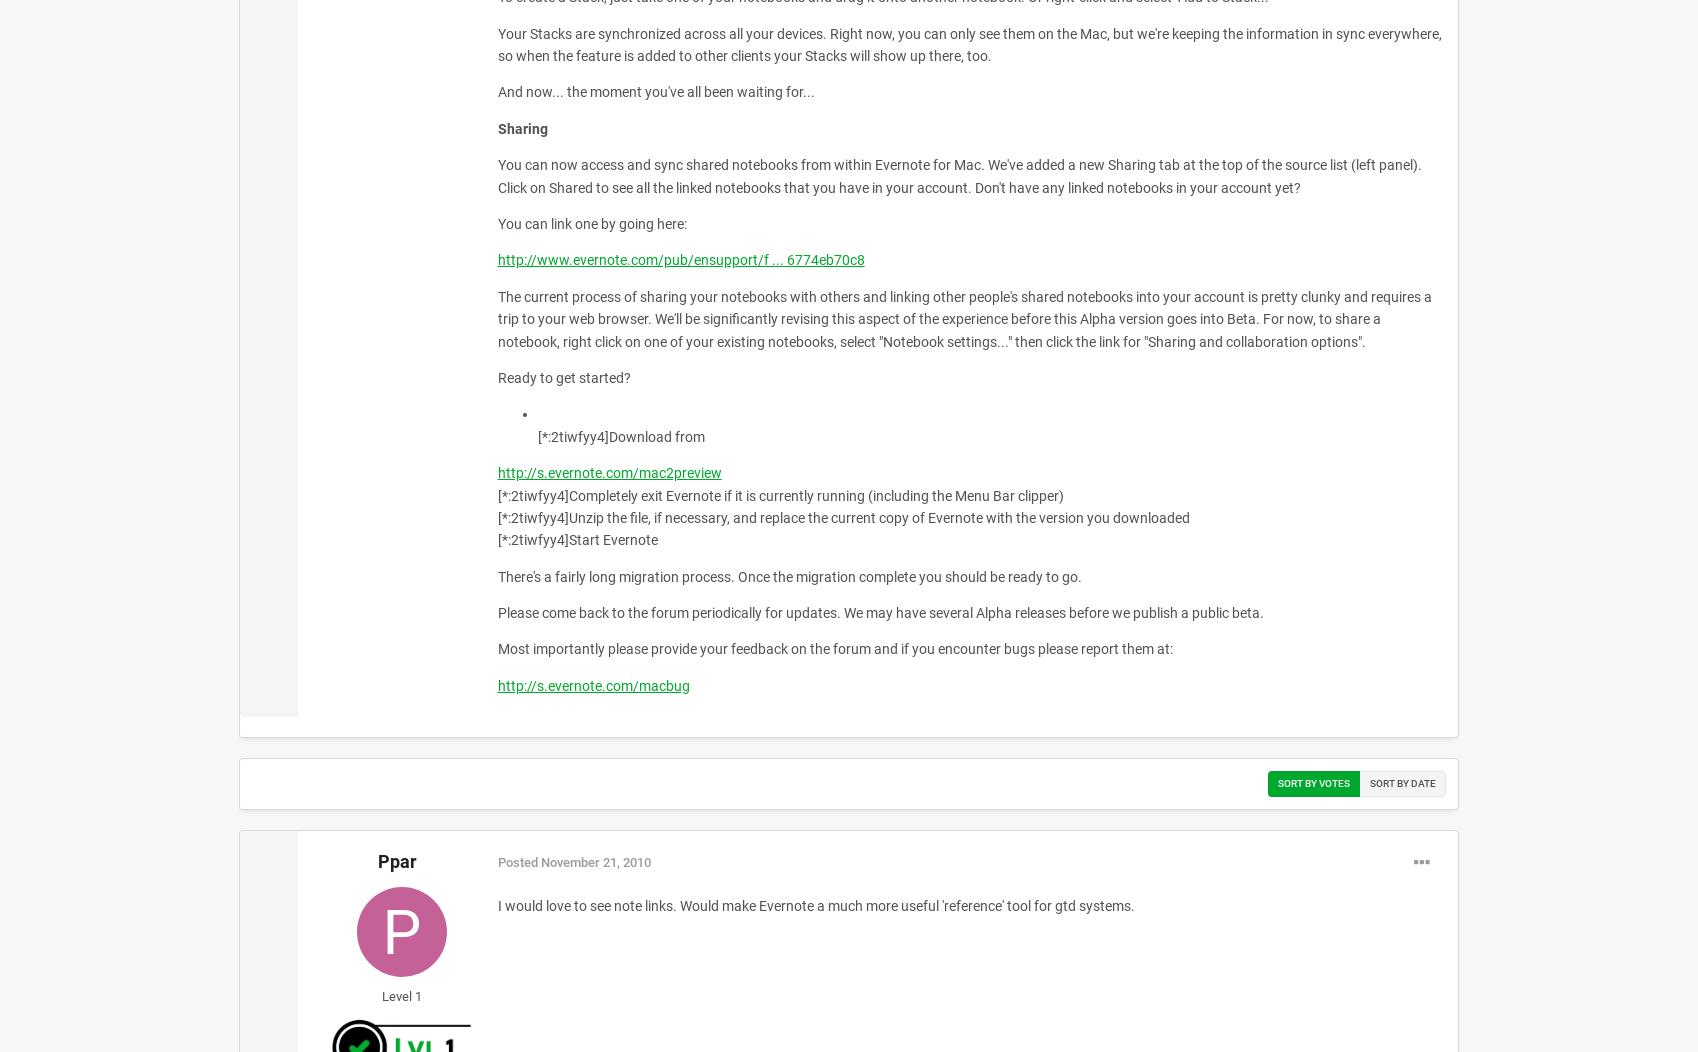  I want to click on '[*:2tiwfyy4]Start Evernote', so click(576, 539).